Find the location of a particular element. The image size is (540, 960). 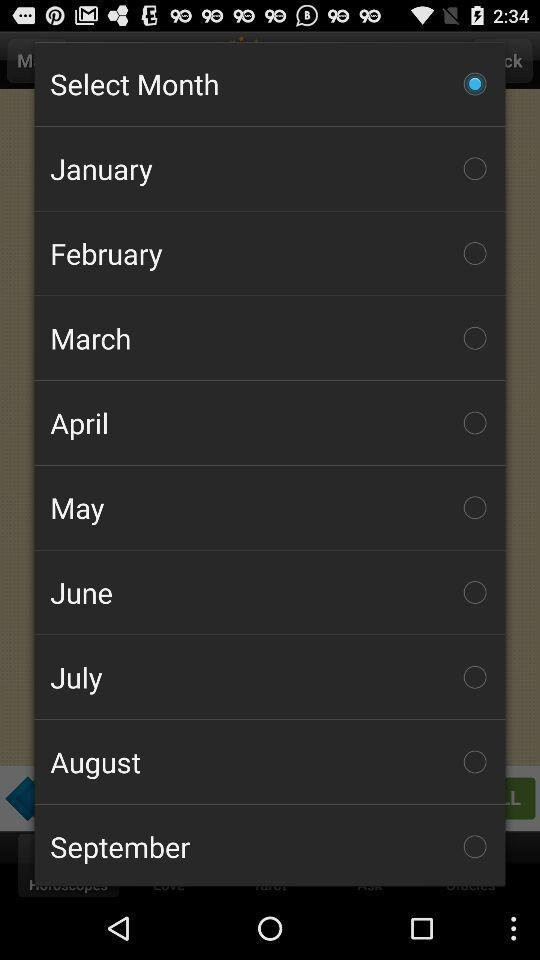

the icon above the april is located at coordinates (270, 338).